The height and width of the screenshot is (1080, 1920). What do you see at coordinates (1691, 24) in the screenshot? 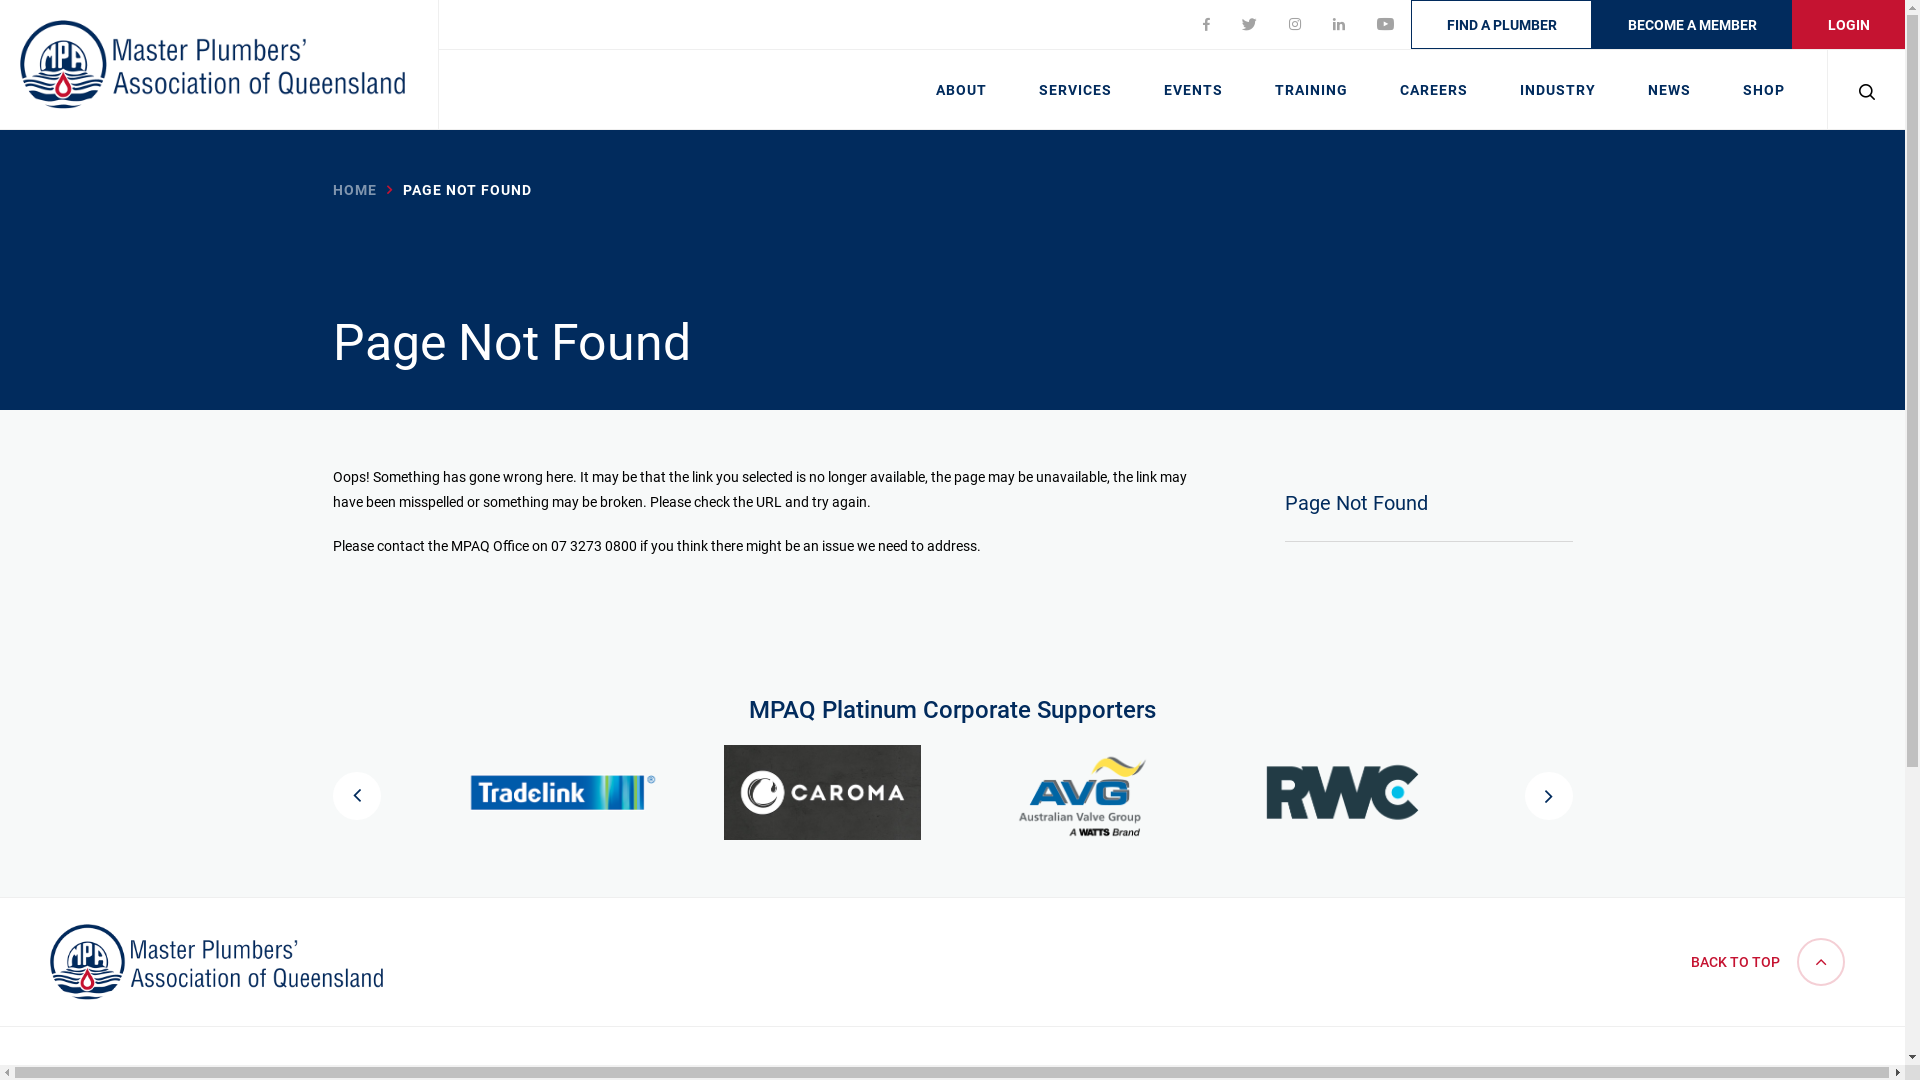
I see `'BECOME A MEMBER'` at bounding box center [1691, 24].